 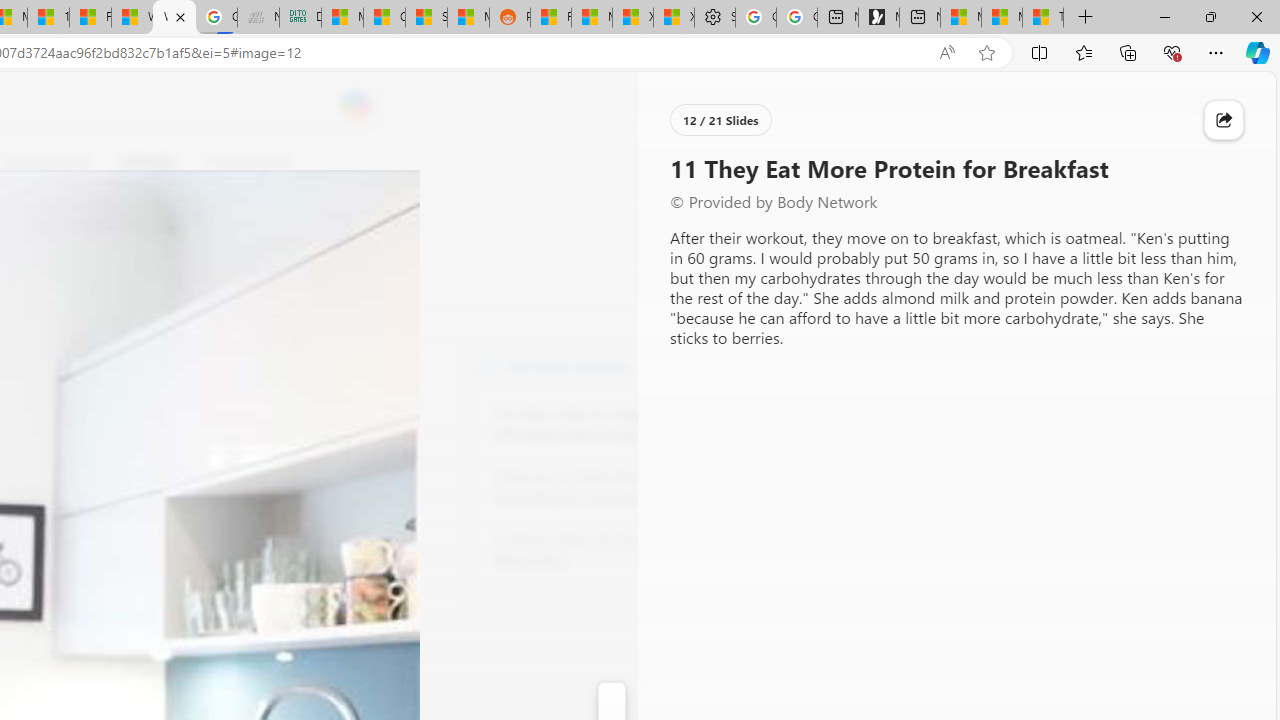 I want to click on 'Class: at-item immersive', so click(x=1223, y=120).